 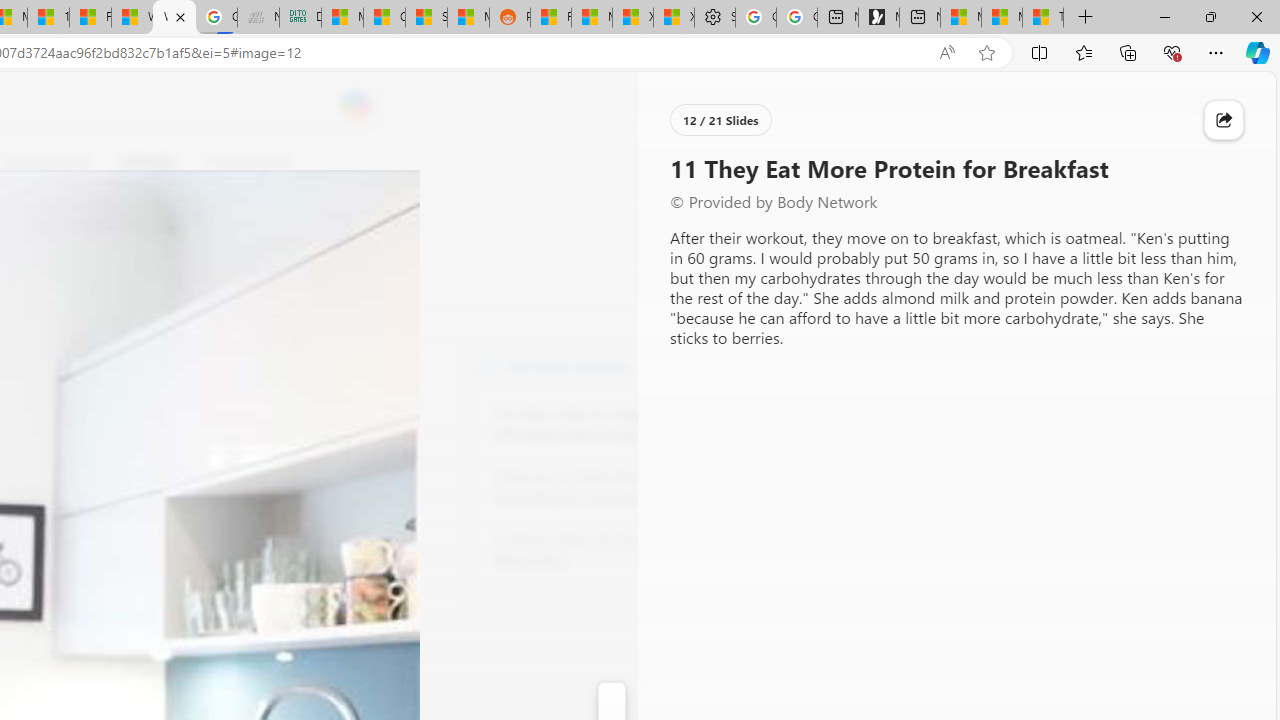 I want to click on 'Class: at-item immersive', so click(x=1223, y=120).